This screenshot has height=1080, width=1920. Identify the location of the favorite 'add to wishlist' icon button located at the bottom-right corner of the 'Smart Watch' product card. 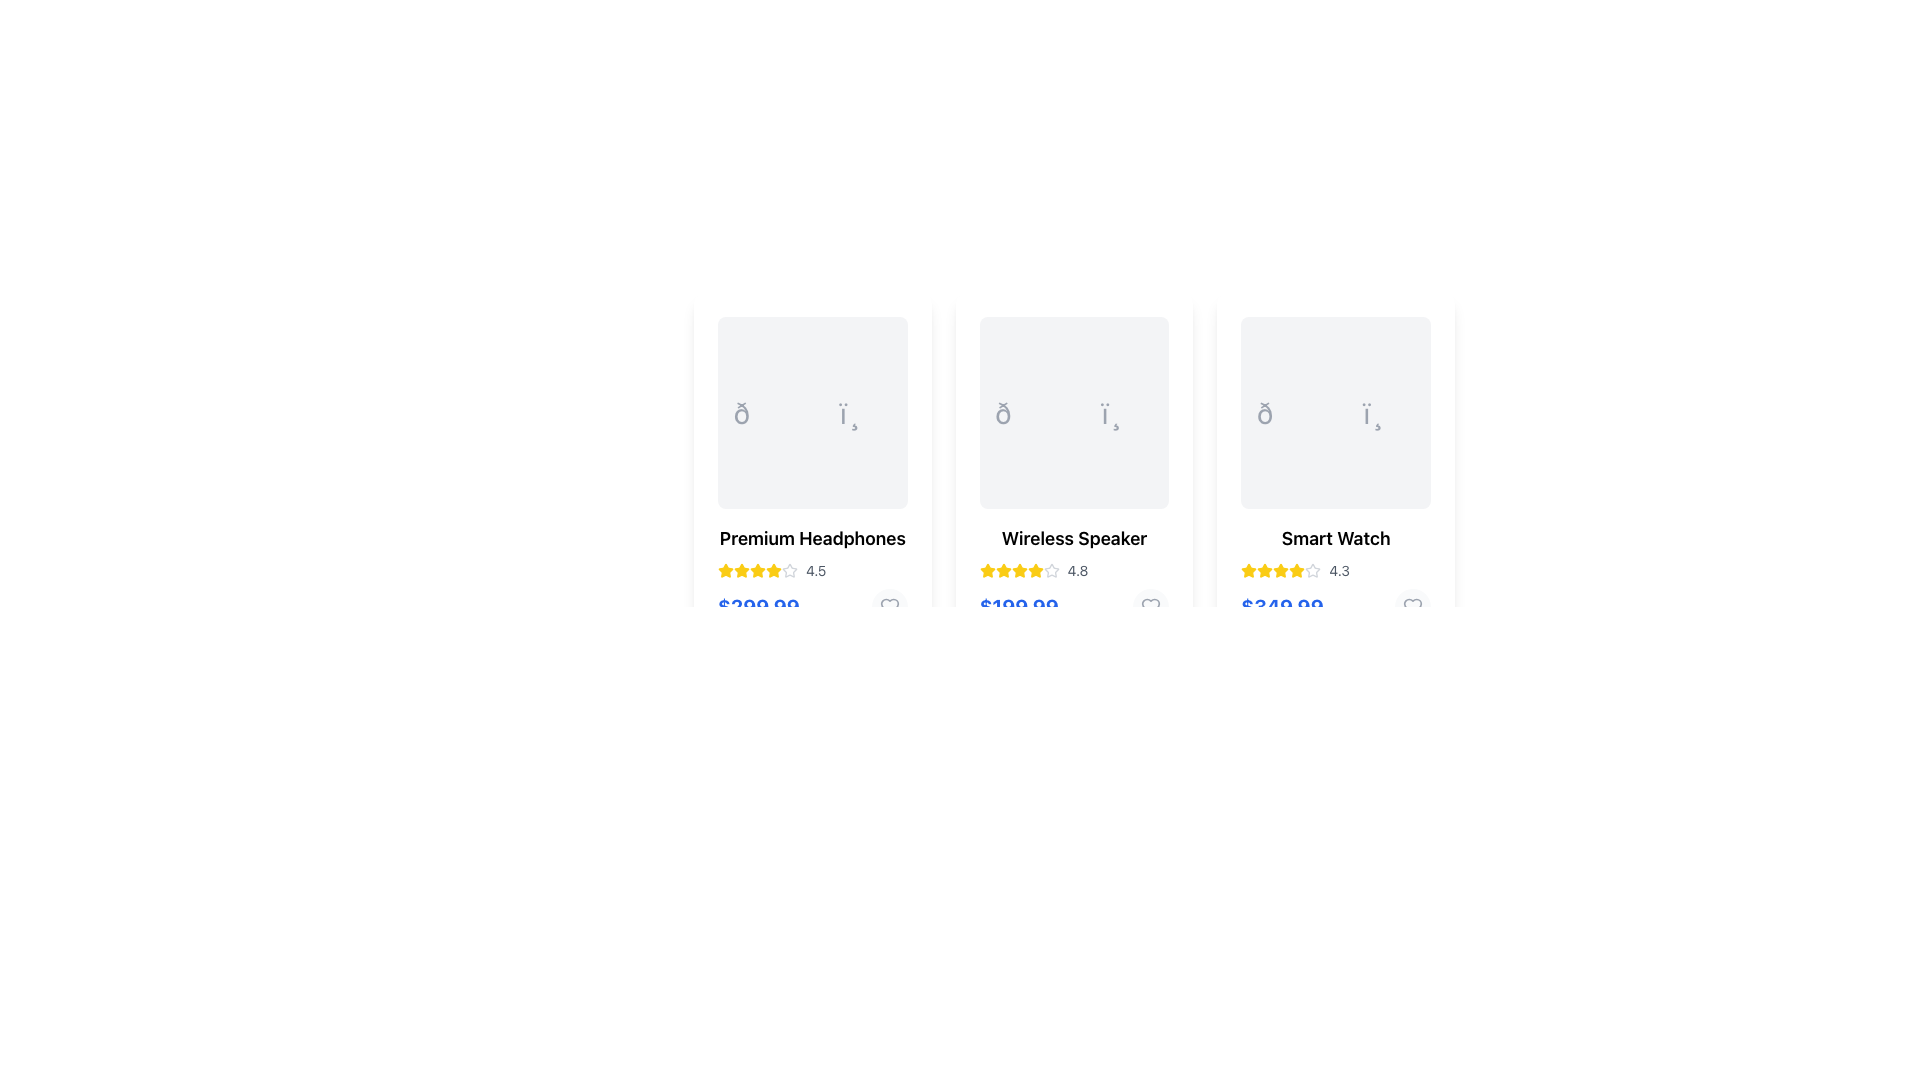
(1411, 605).